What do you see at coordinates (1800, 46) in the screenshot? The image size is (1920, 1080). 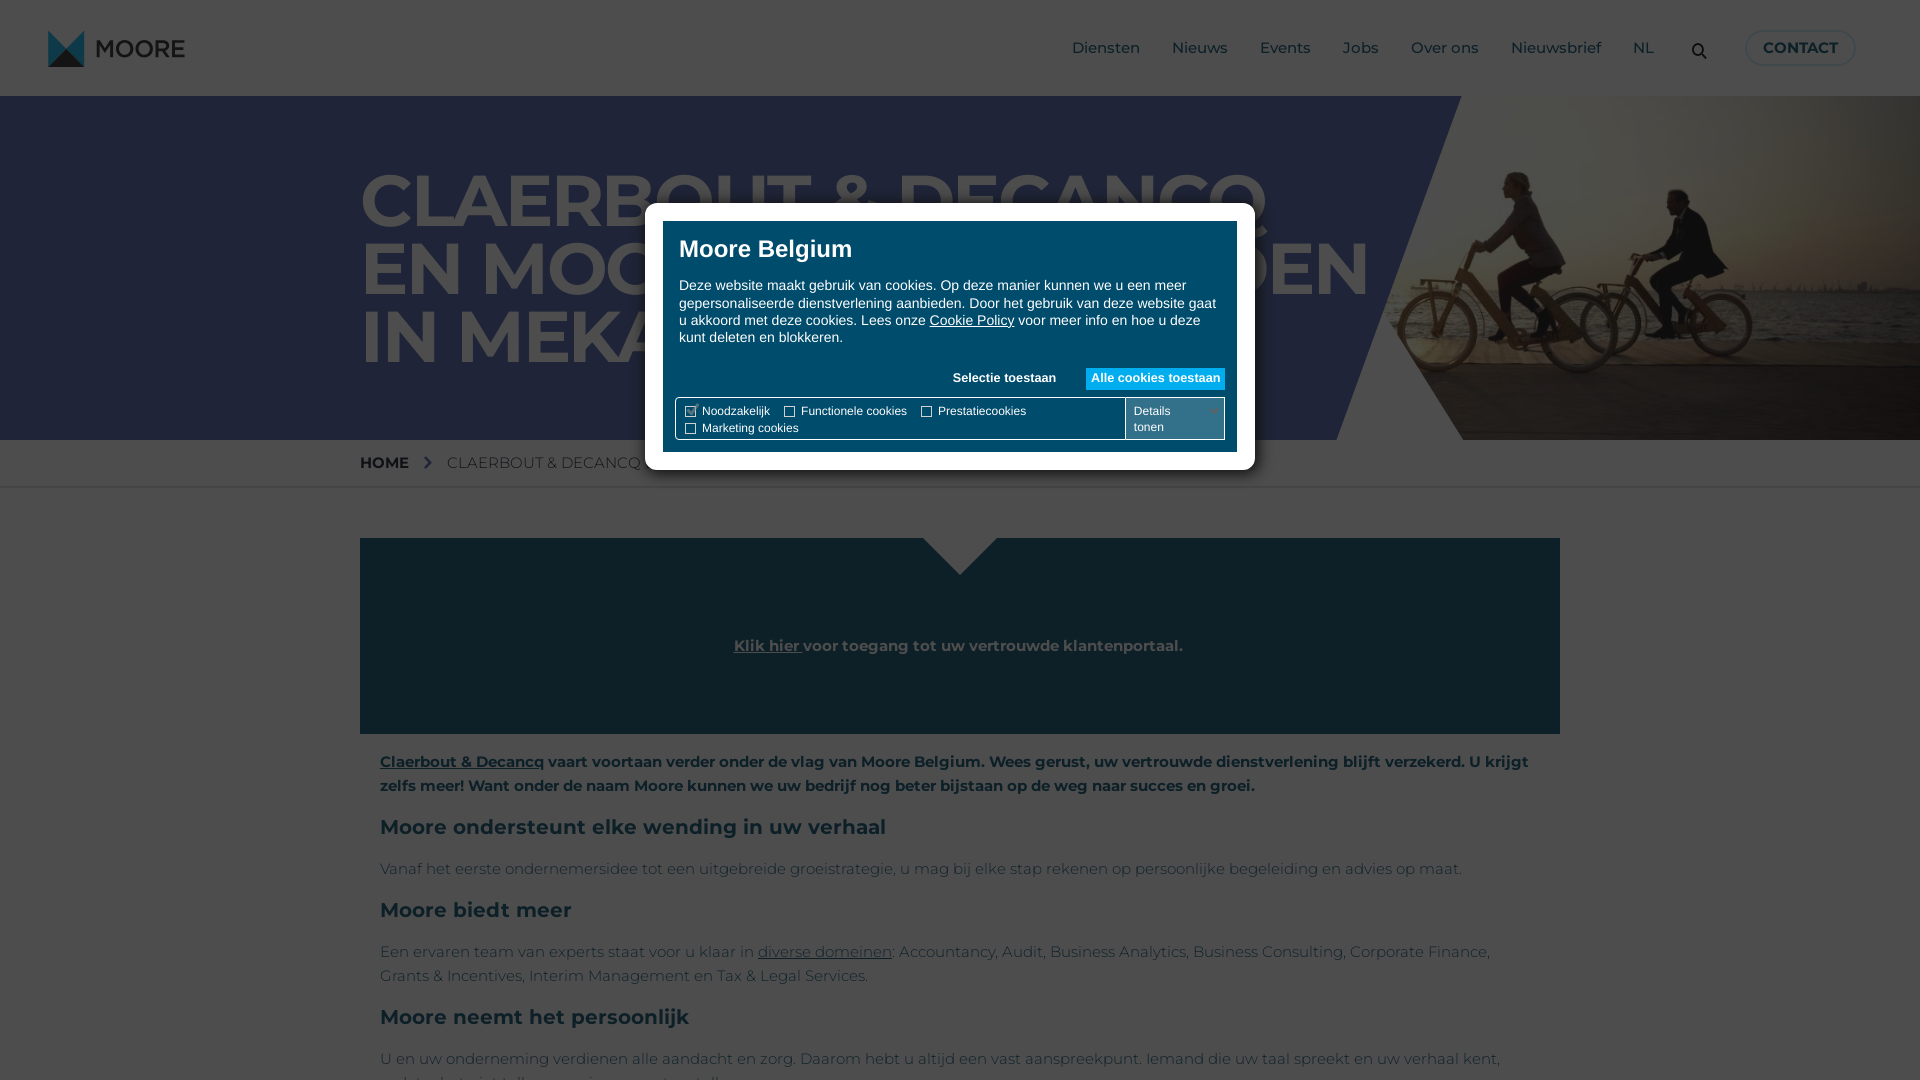 I see `'CONTACT'` at bounding box center [1800, 46].